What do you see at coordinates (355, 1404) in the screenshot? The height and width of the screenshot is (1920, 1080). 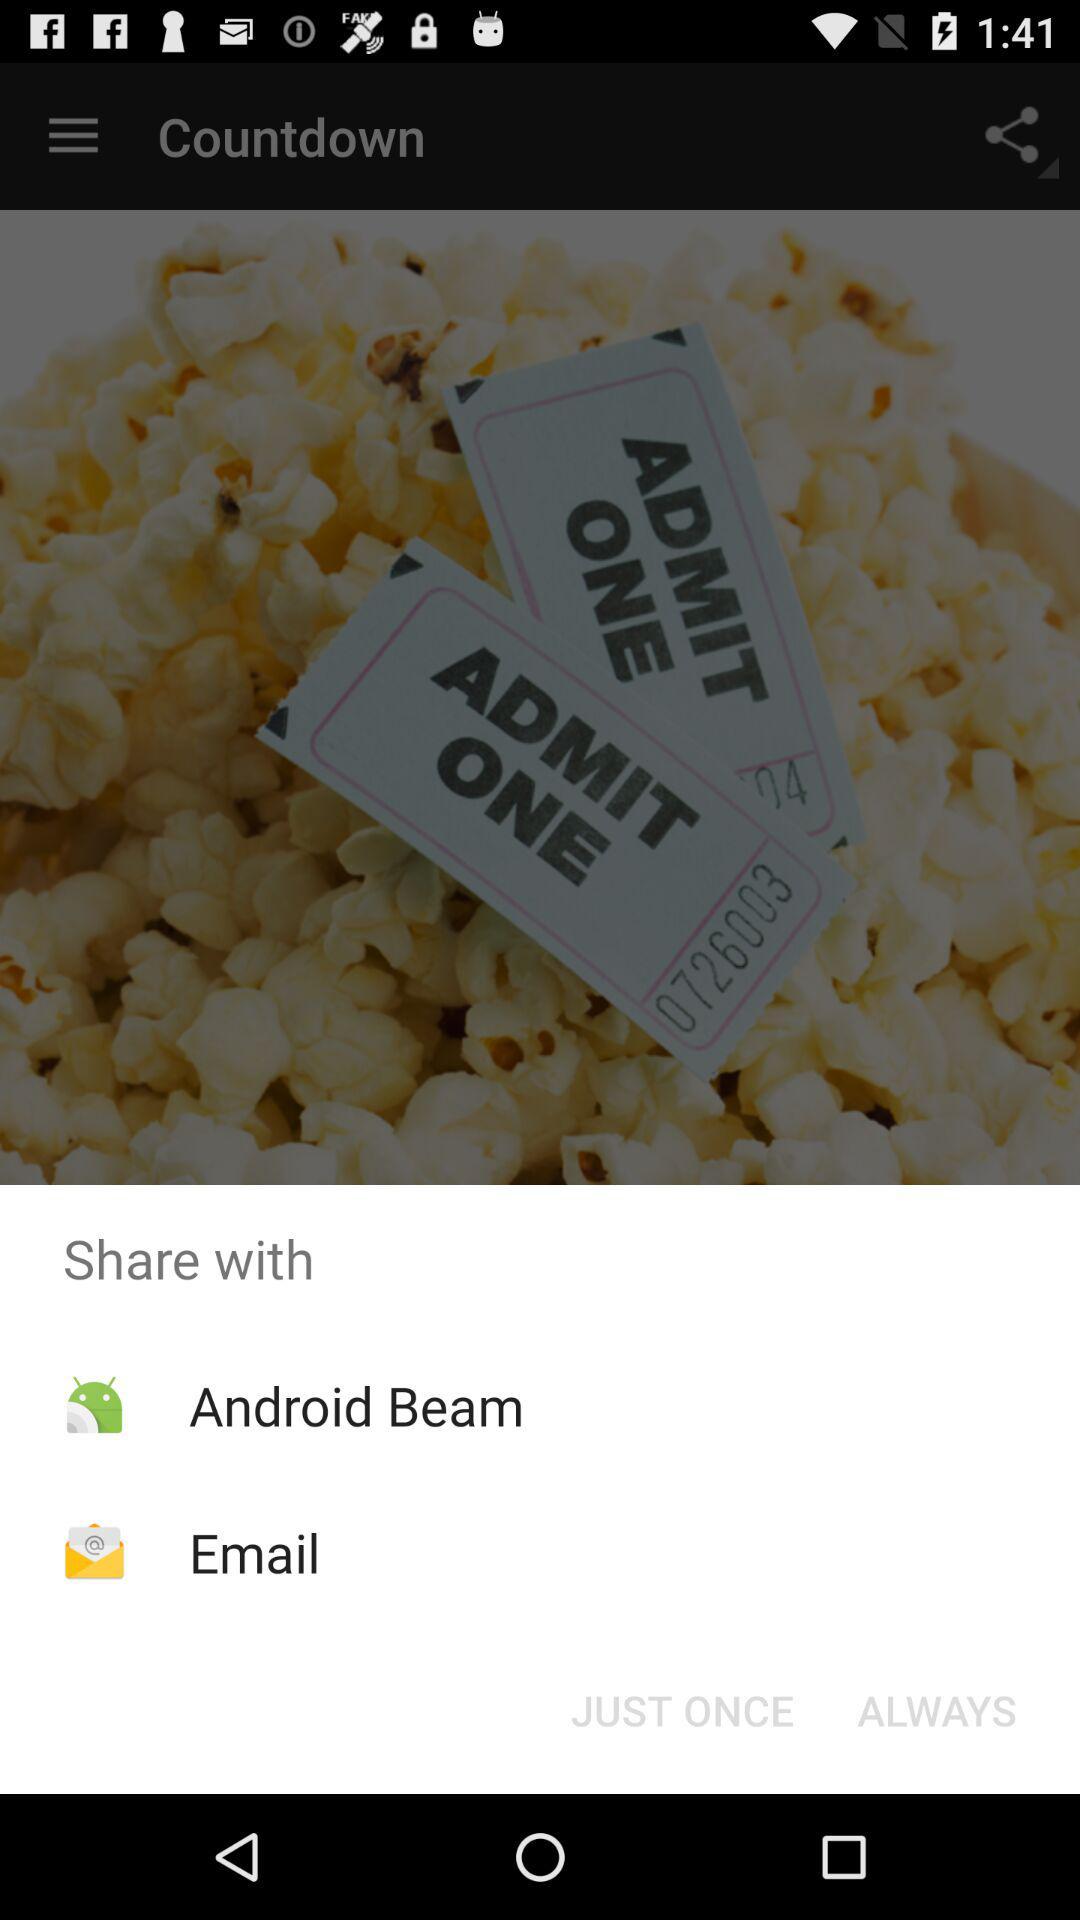 I see `the android beam app` at bounding box center [355, 1404].